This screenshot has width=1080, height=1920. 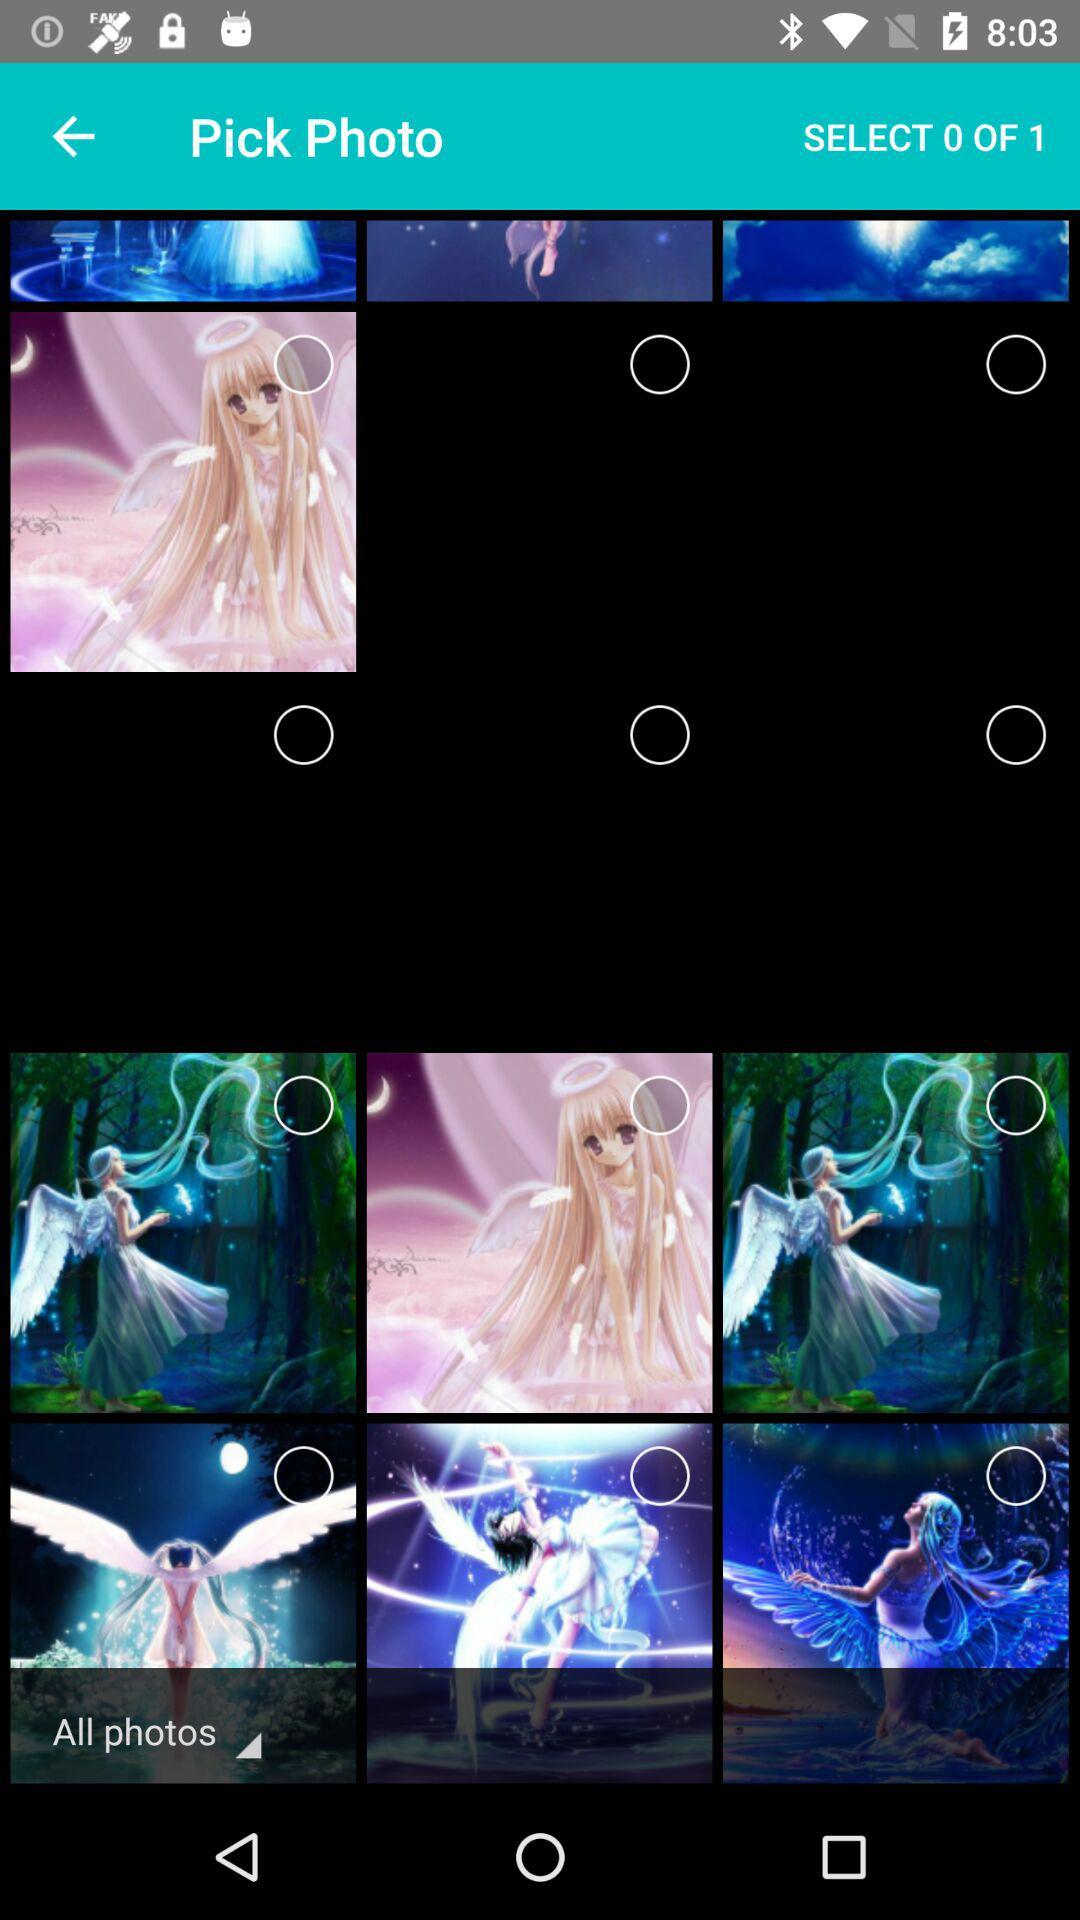 What do you see at coordinates (303, 364) in the screenshot?
I see `option` at bounding box center [303, 364].